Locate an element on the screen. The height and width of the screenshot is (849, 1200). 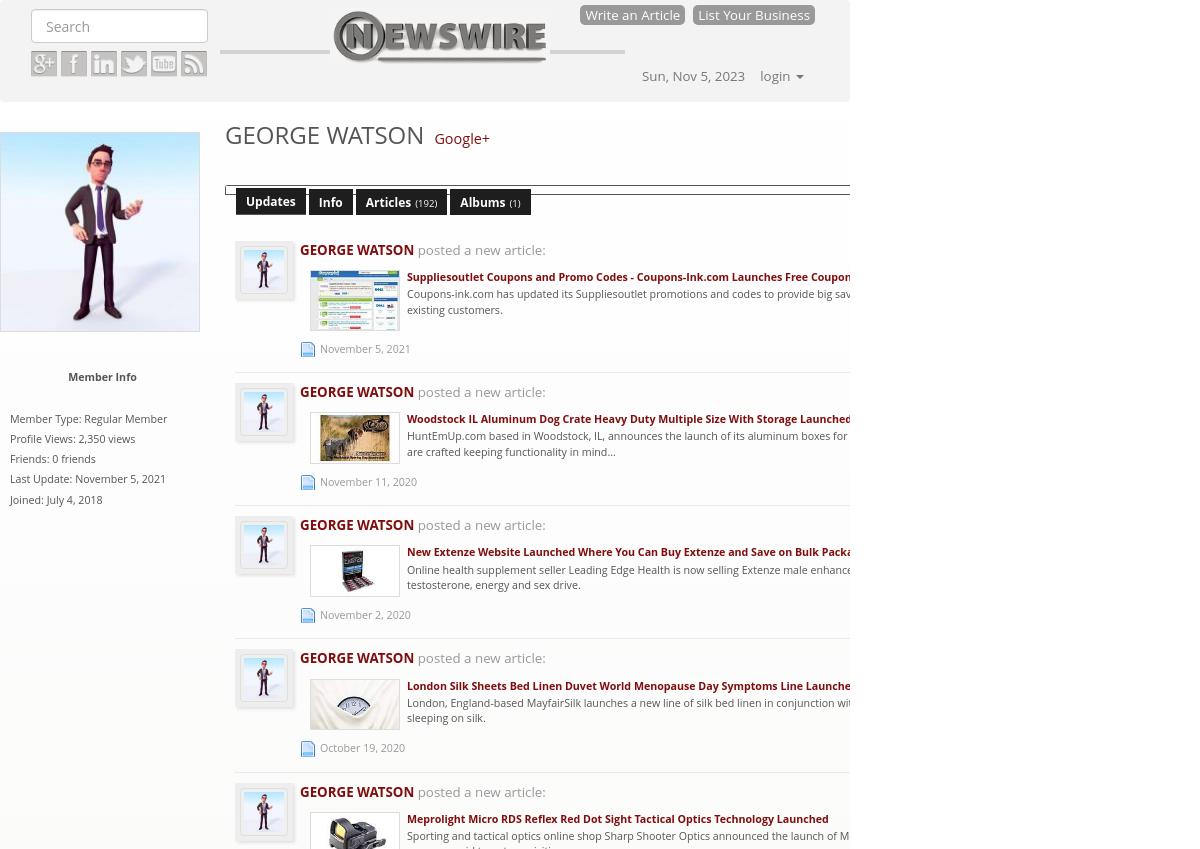
'List a Business' is located at coordinates (1103, 150).